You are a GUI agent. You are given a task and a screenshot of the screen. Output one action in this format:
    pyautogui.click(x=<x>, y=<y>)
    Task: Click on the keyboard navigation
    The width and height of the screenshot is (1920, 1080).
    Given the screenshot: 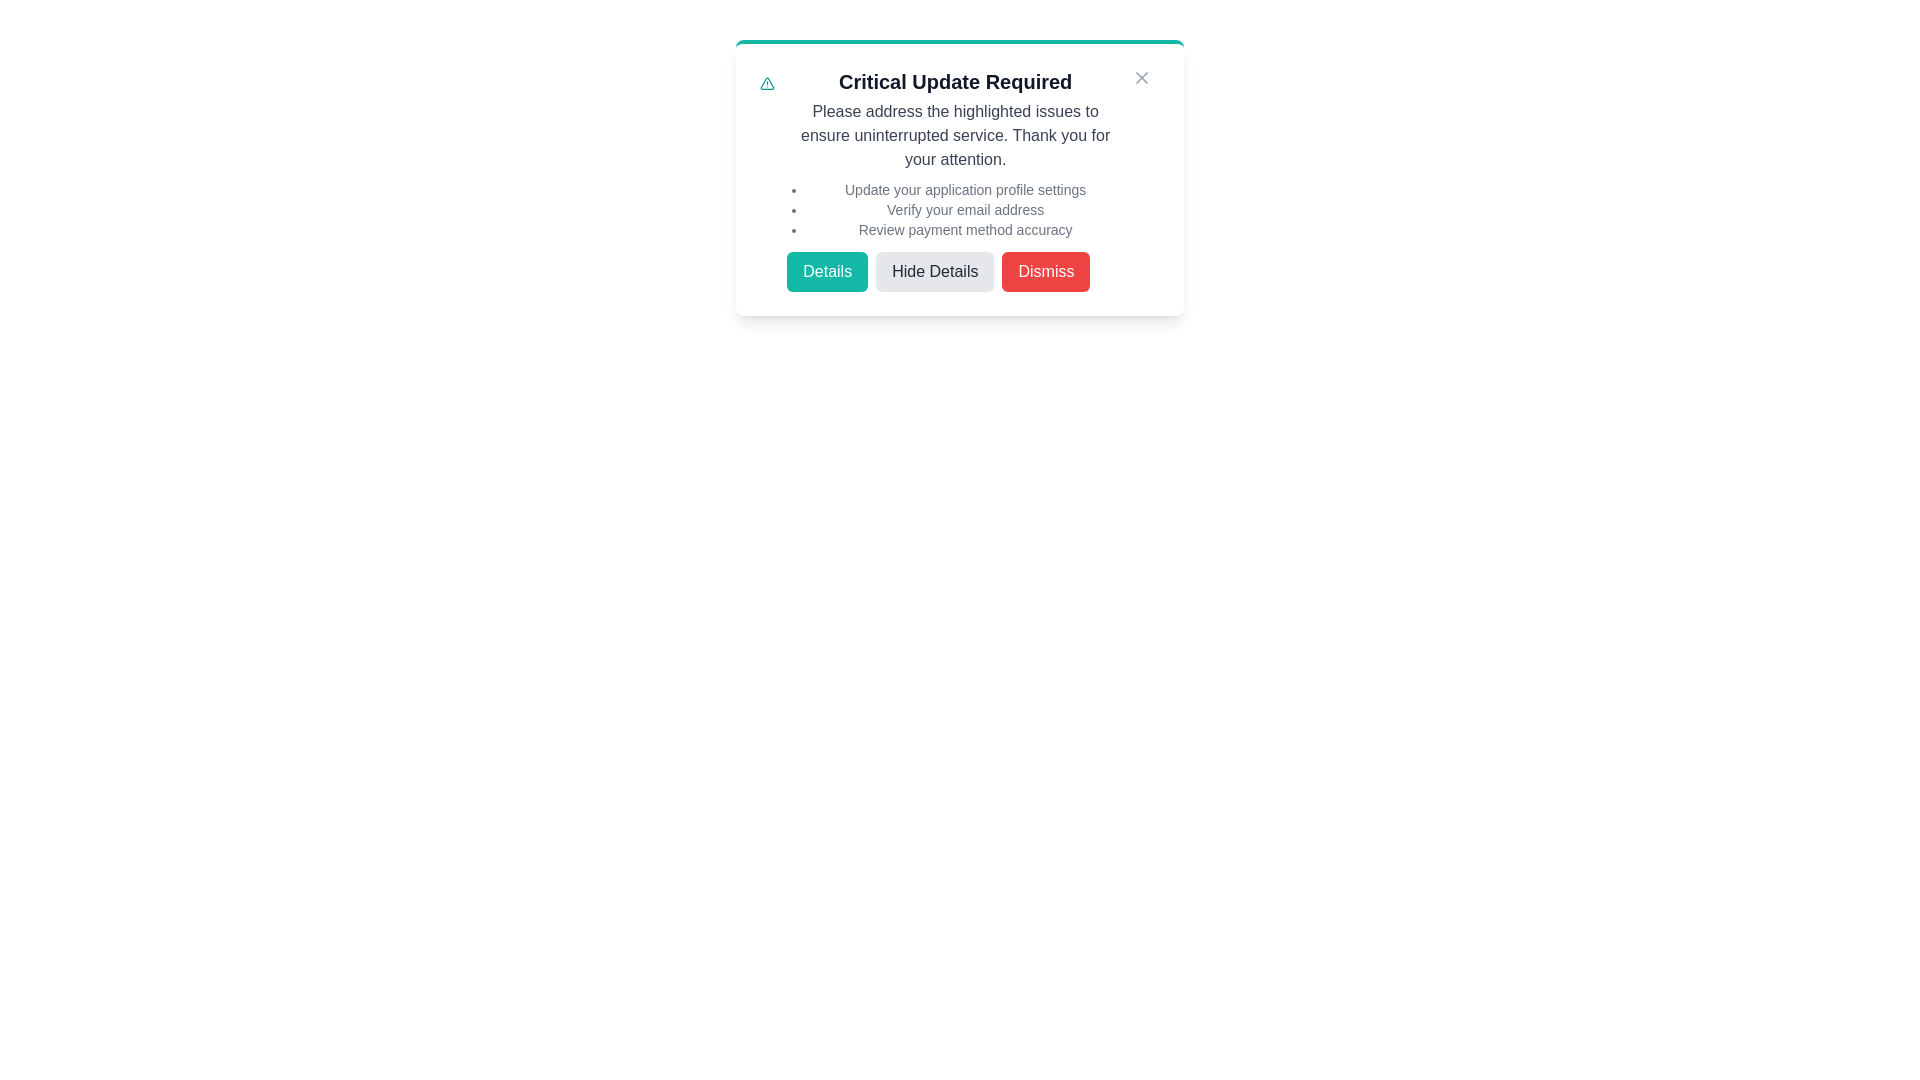 What is the action you would take?
    pyautogui.click(x=934, y=272)
    